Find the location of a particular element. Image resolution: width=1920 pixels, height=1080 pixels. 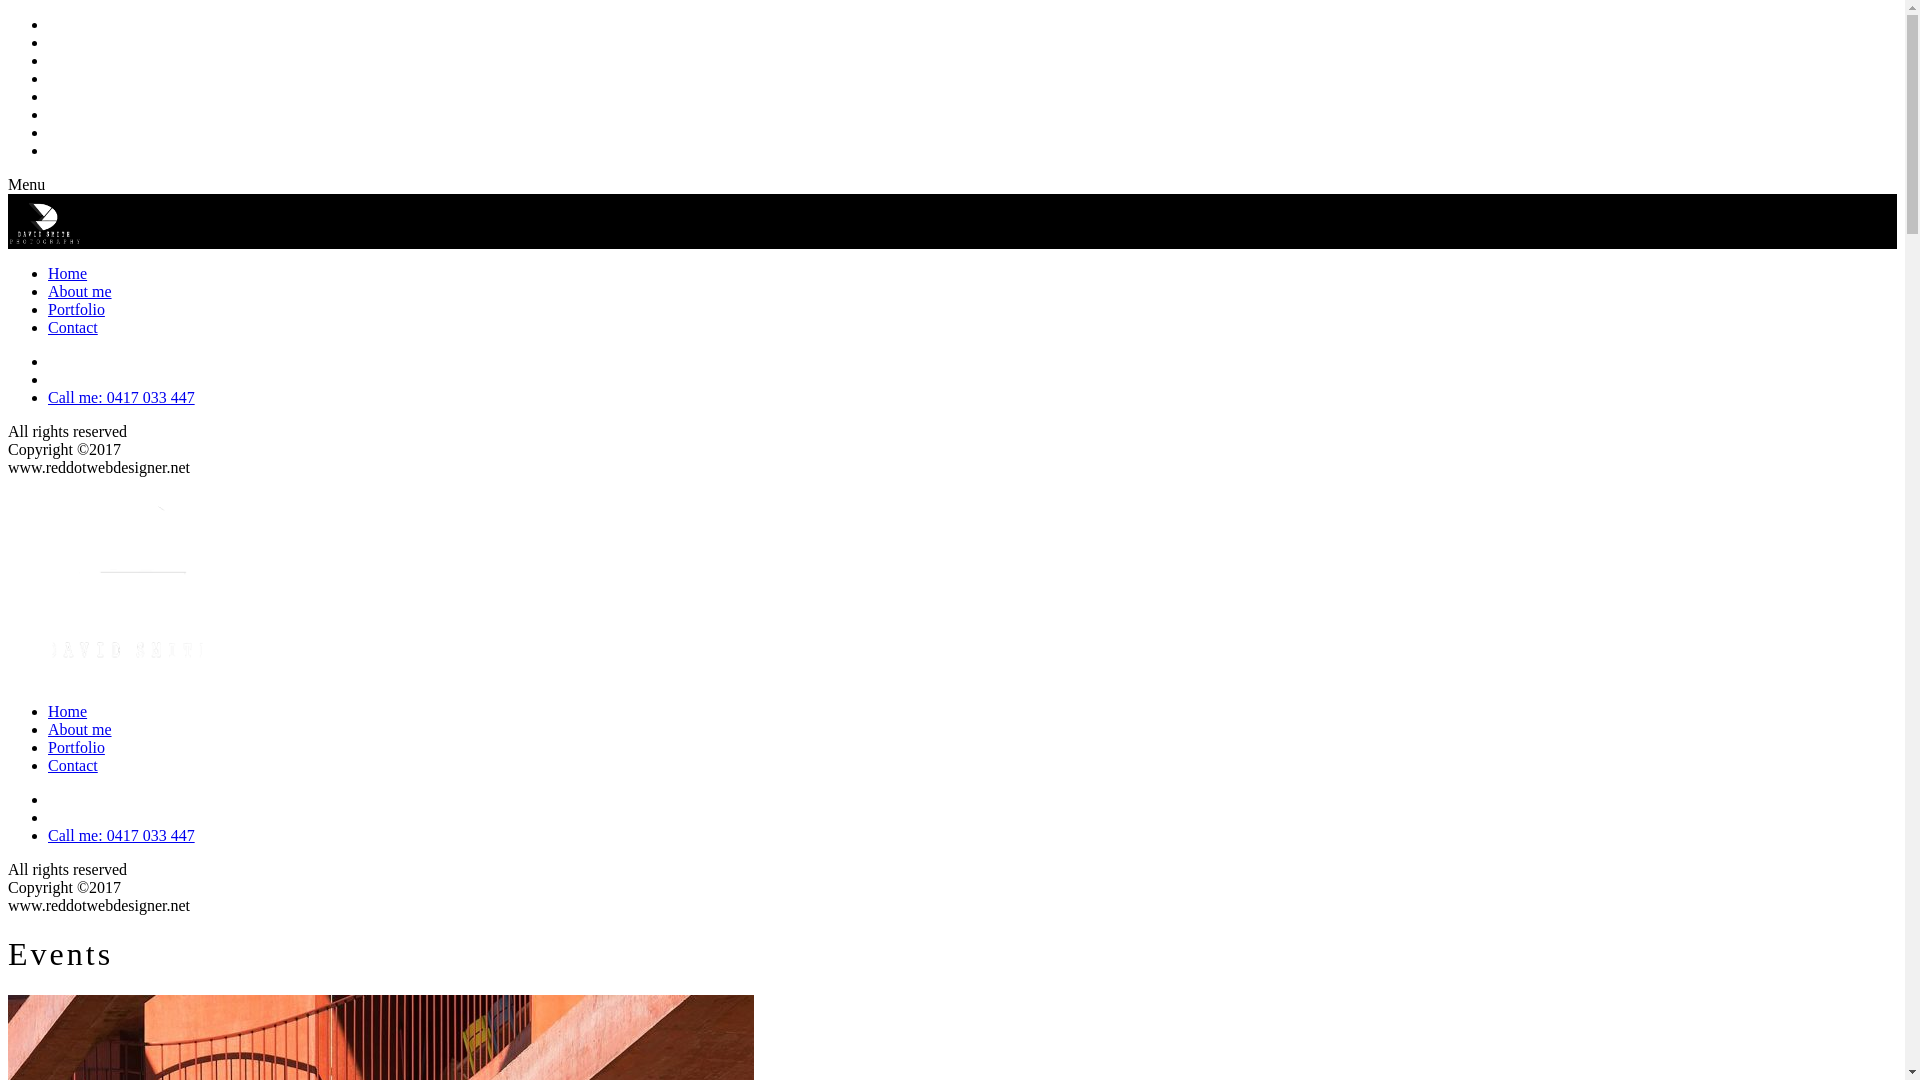

'Contact' is located at coordinates (72, 765).